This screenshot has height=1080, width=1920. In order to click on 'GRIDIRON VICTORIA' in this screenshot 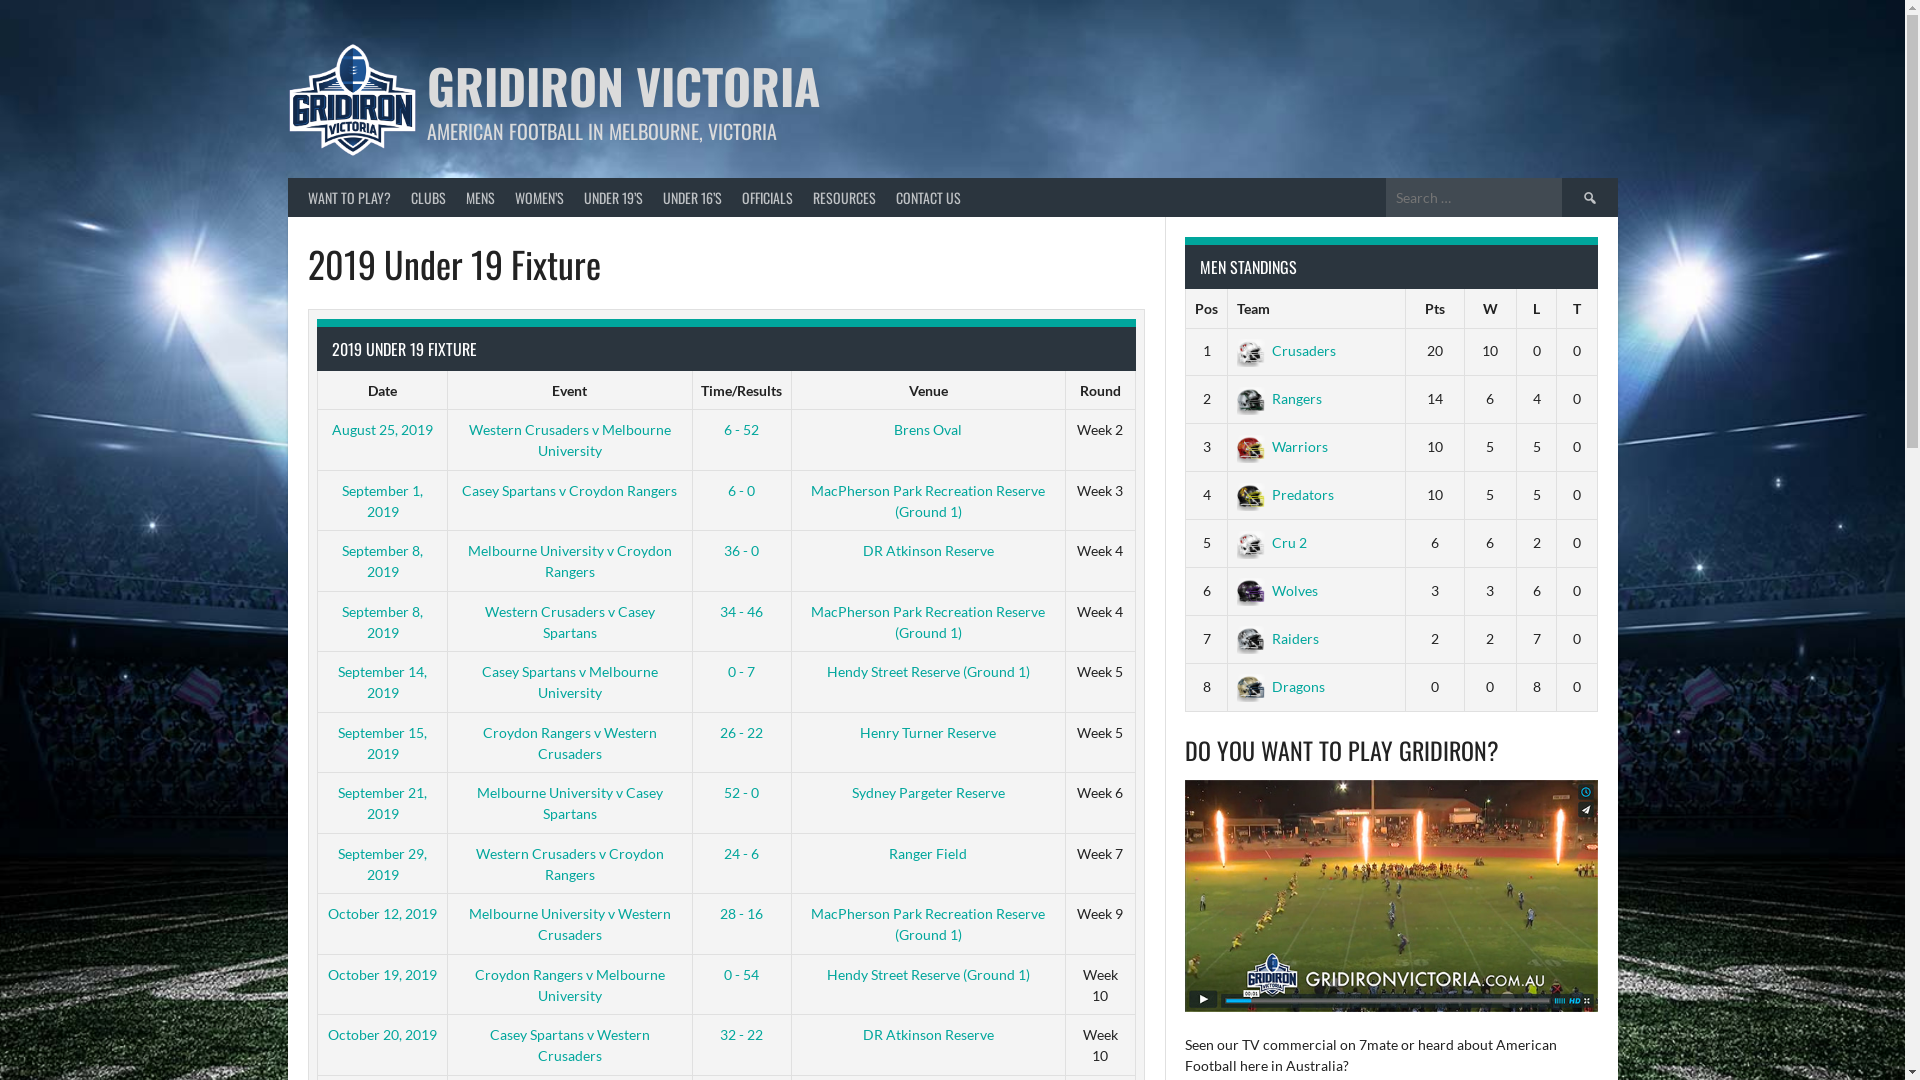, I will do `click(622, 84)`.